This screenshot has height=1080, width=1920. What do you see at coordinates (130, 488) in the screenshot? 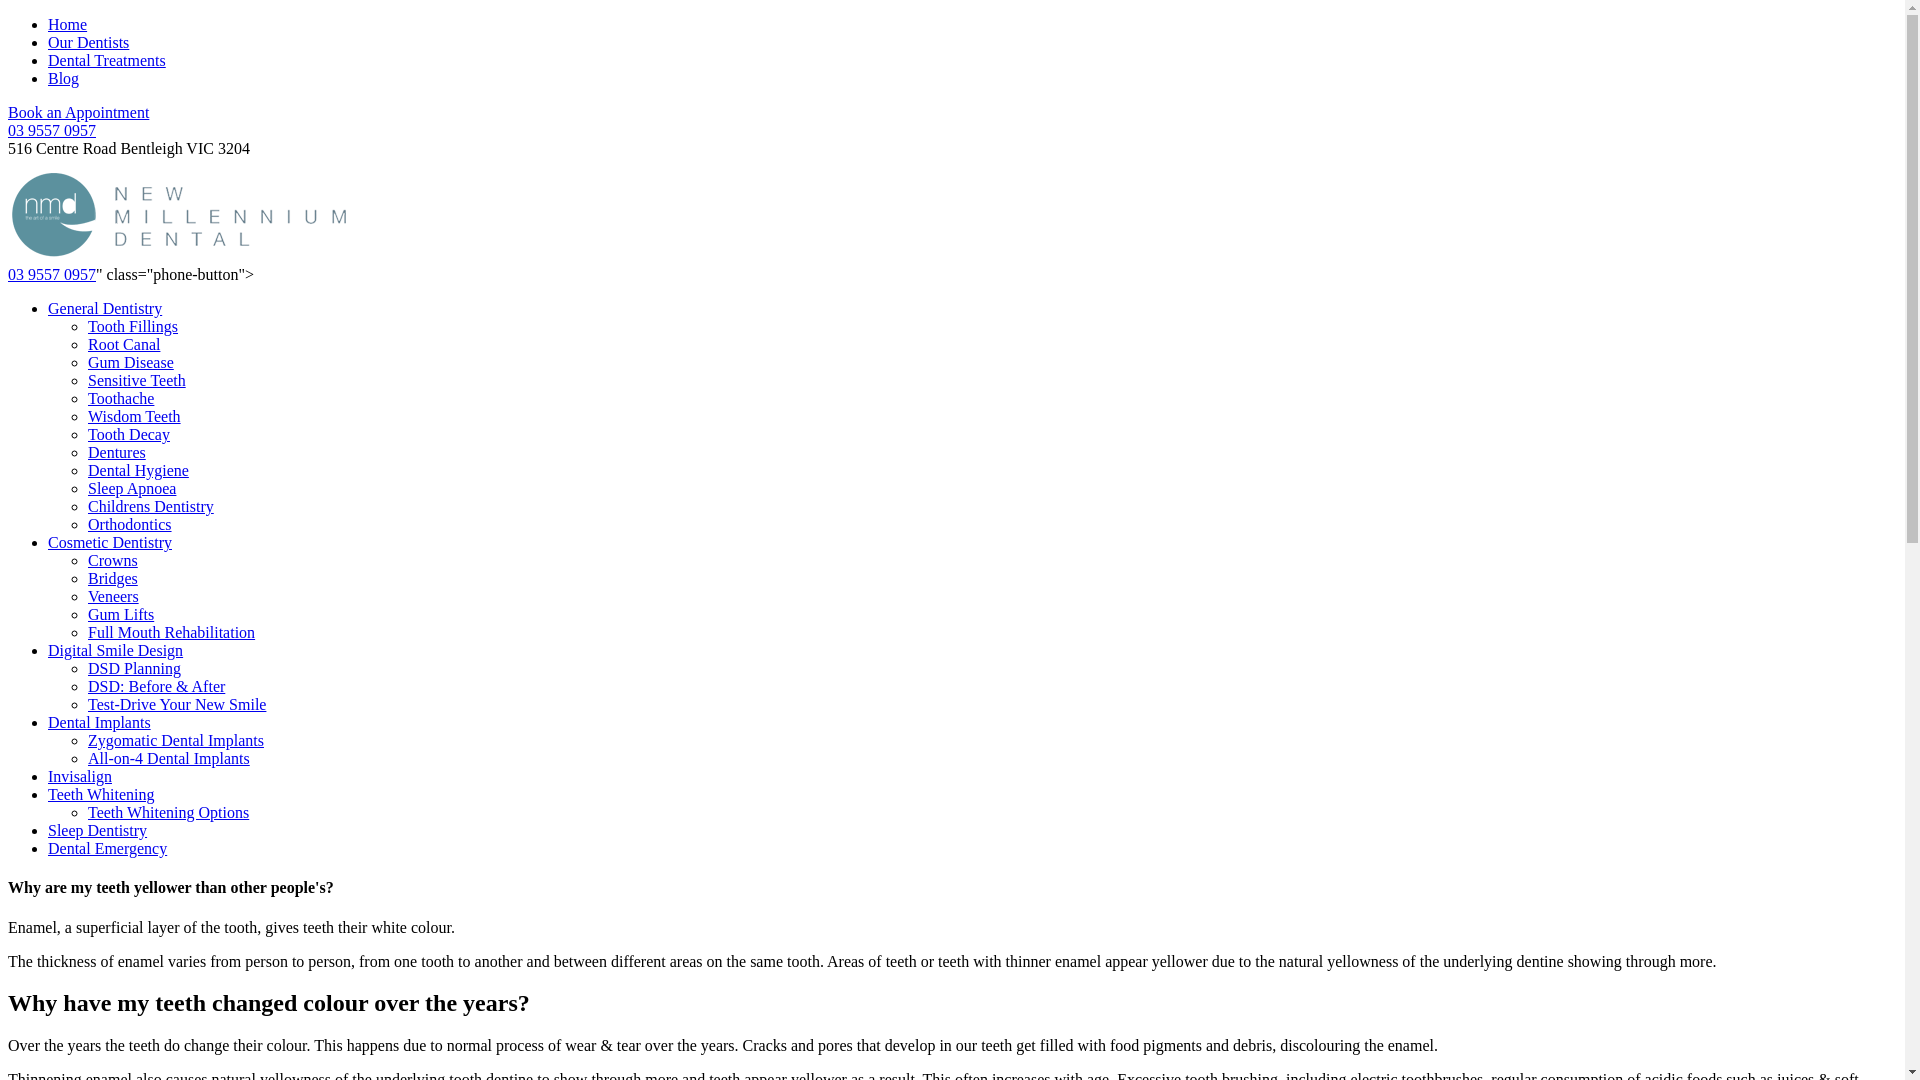
I see `'Sleep Apnoea'` at bounding box center [130, 488].